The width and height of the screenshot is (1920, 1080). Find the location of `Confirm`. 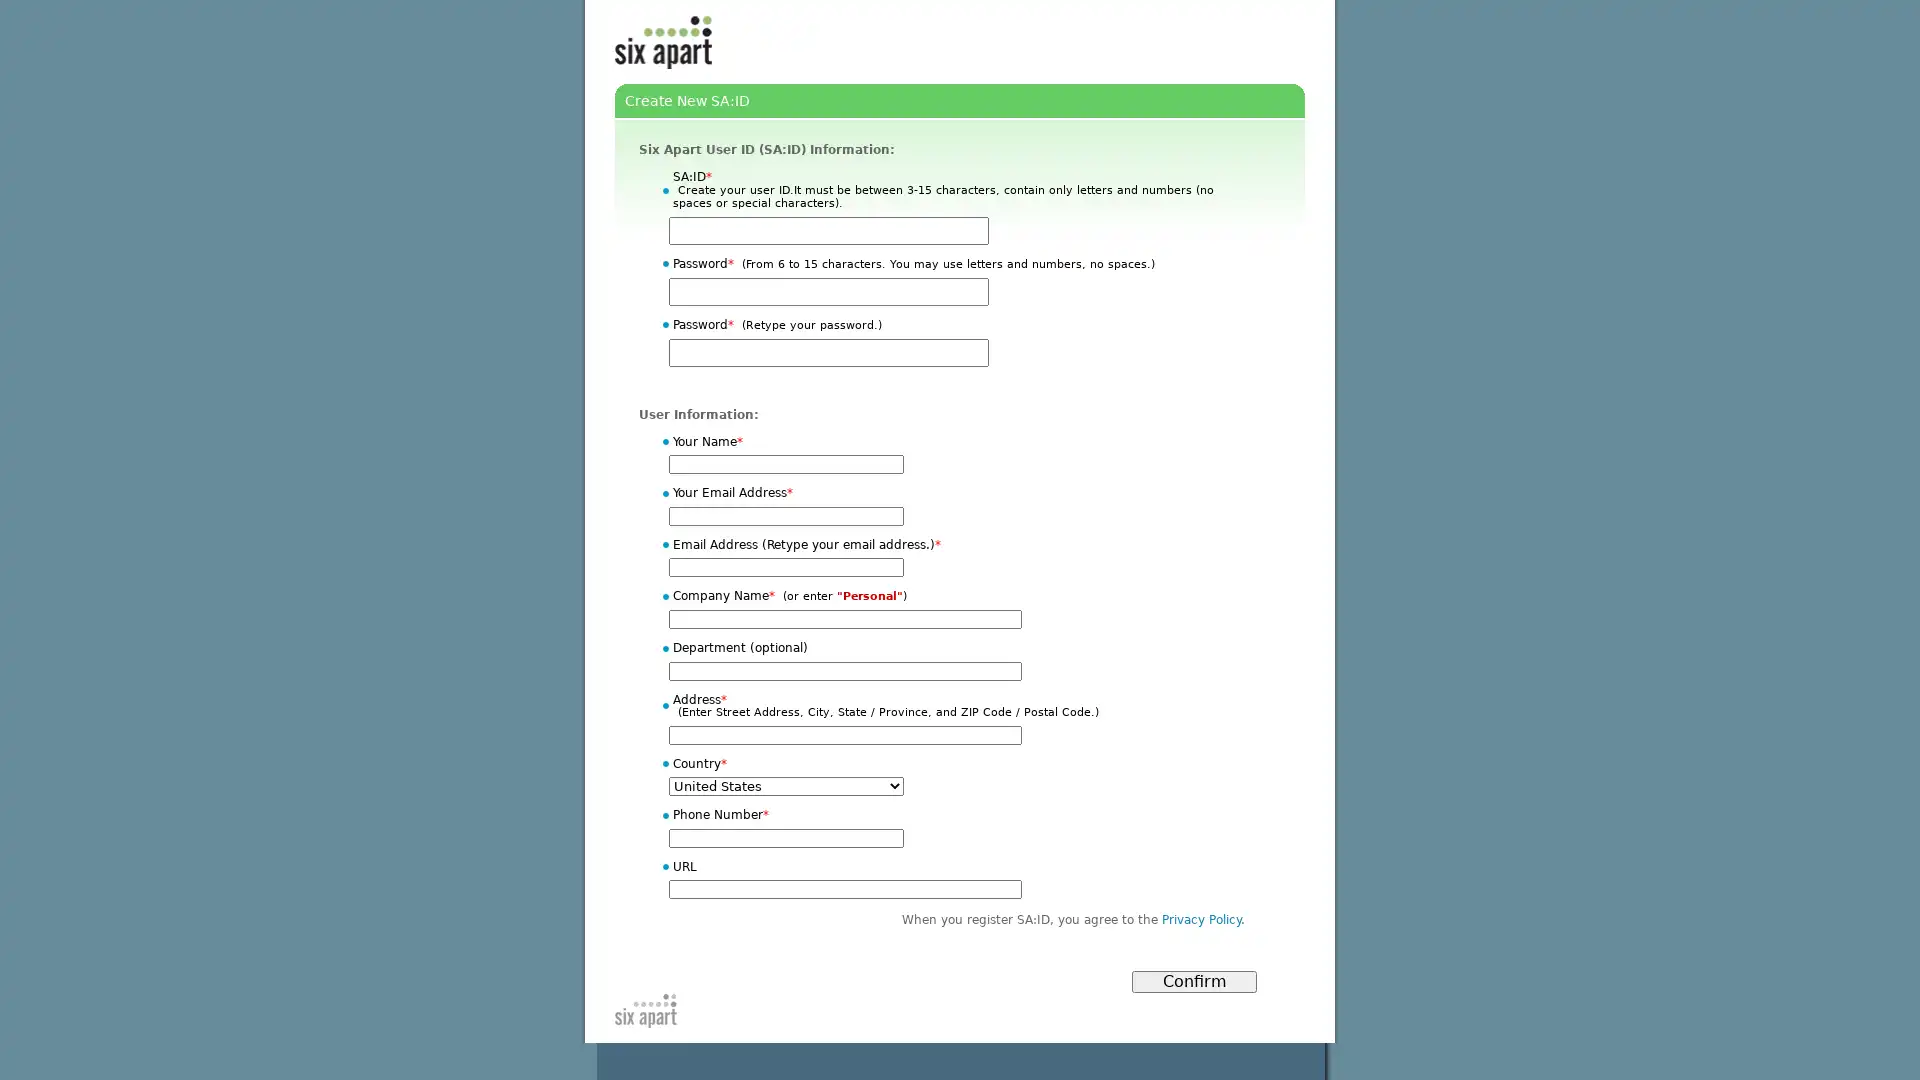

Confirm is located at coordinates (1194, 981).